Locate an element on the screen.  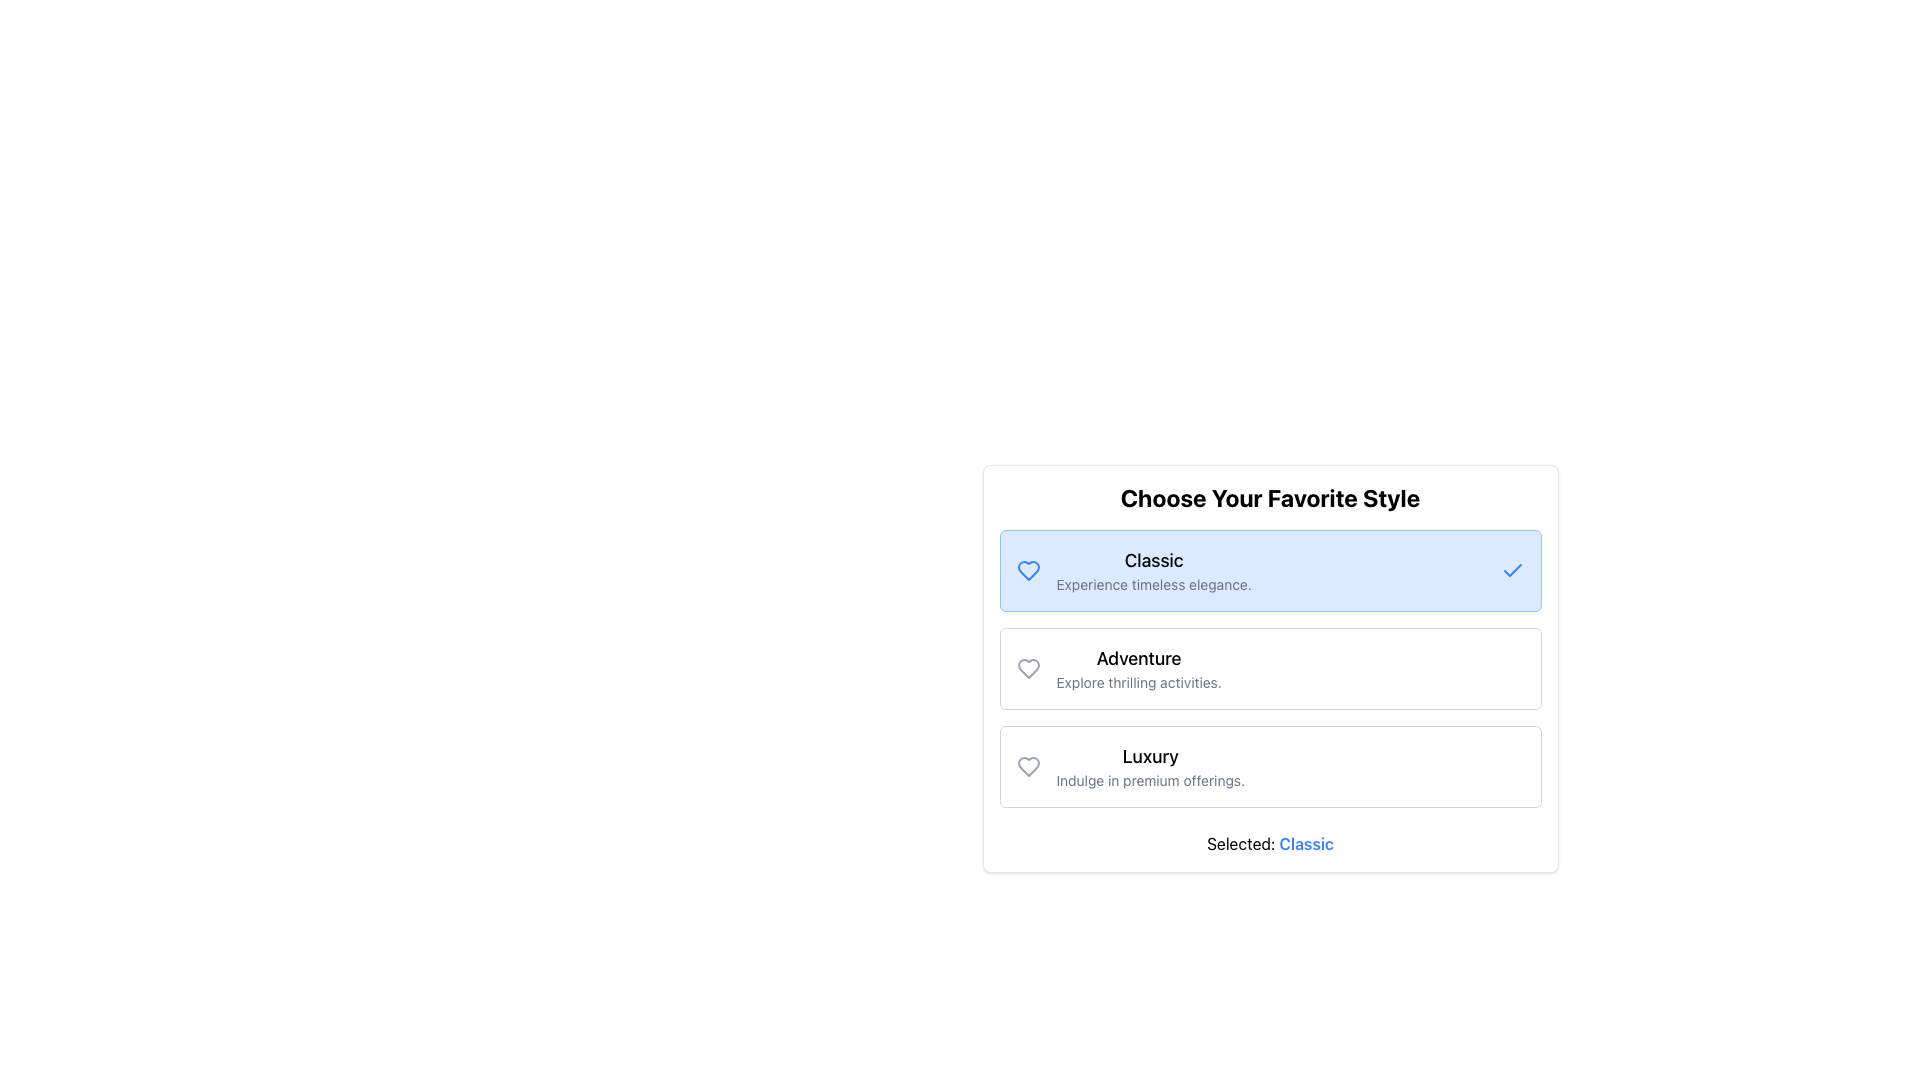
the Text Display element that features a bold title 'Luxury' and a description 'Indulge in premium offerings.', which is located in the third card of a vertically stacked list is located at coordinates (1150, 766).